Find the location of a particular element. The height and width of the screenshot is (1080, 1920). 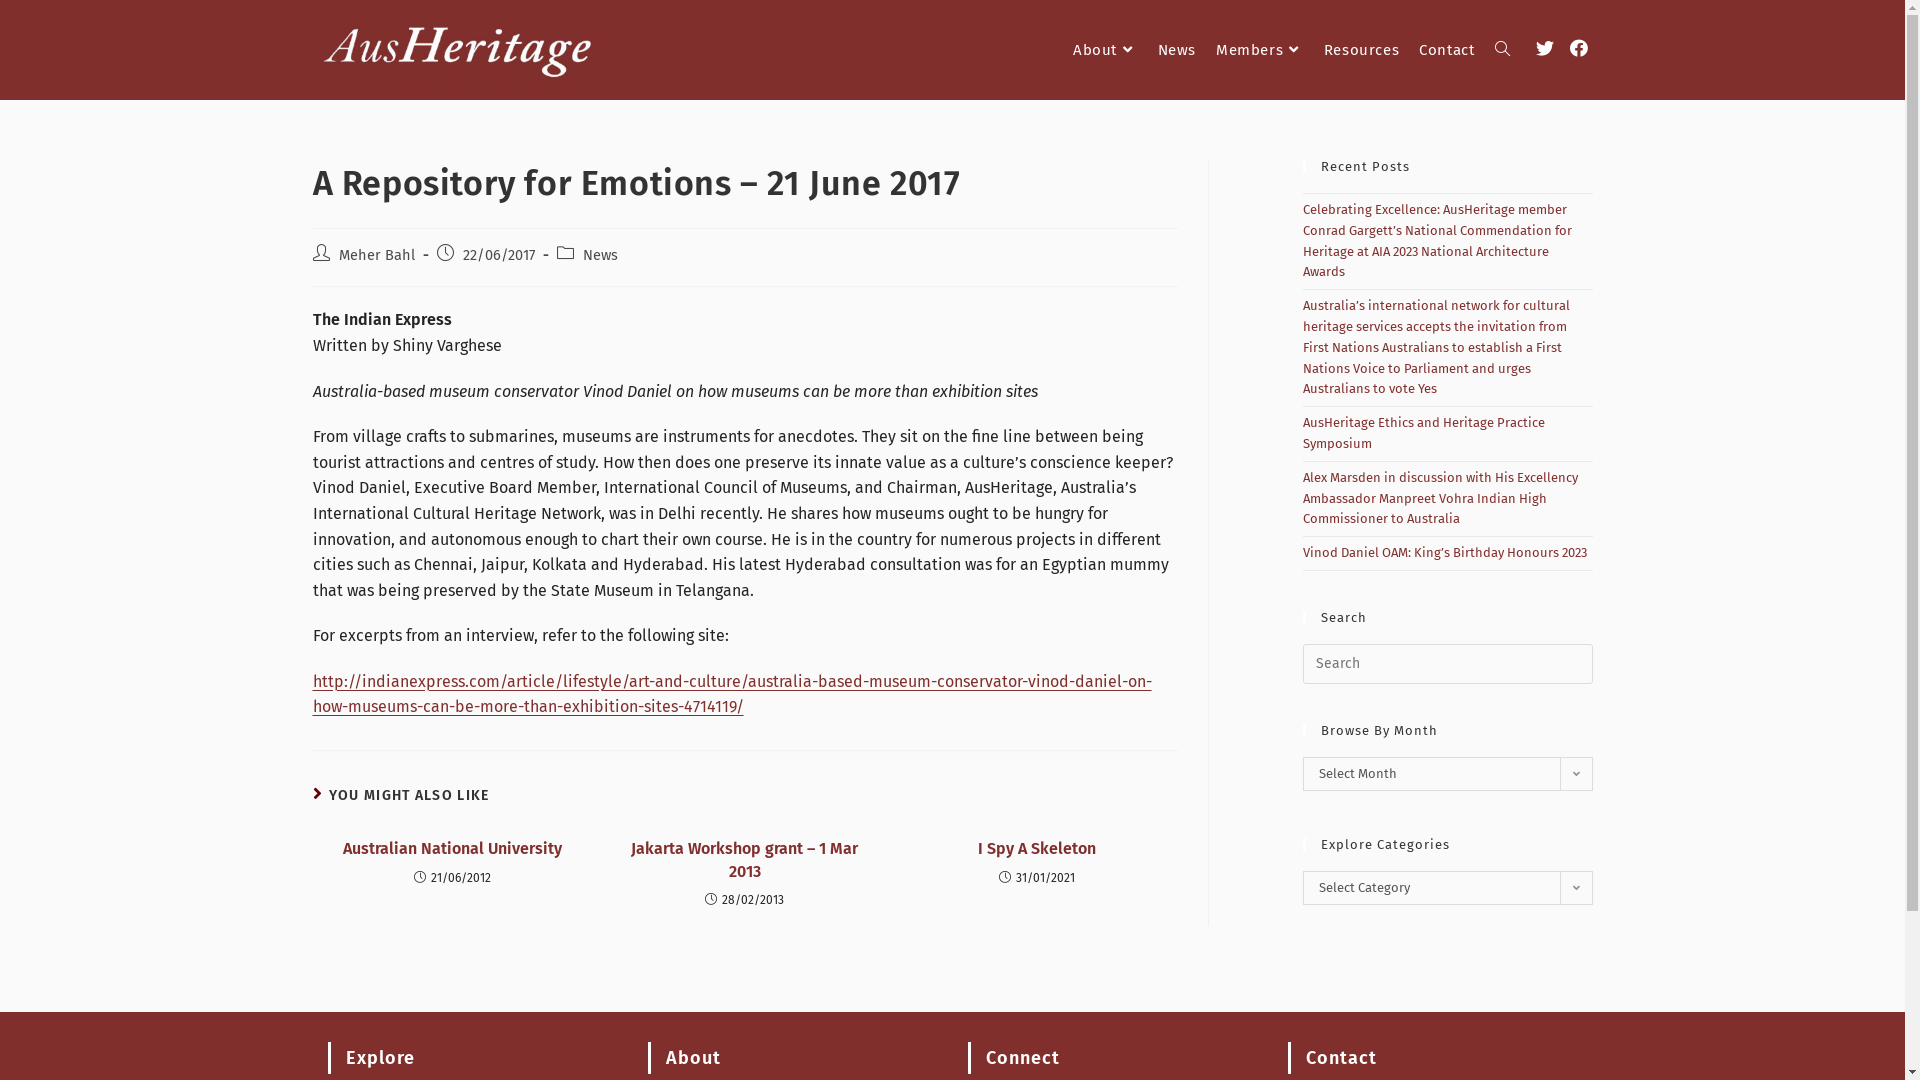

'AusHeritage Ethics and Heritage Practice Symposium' is located at coordinates (1421, 431).